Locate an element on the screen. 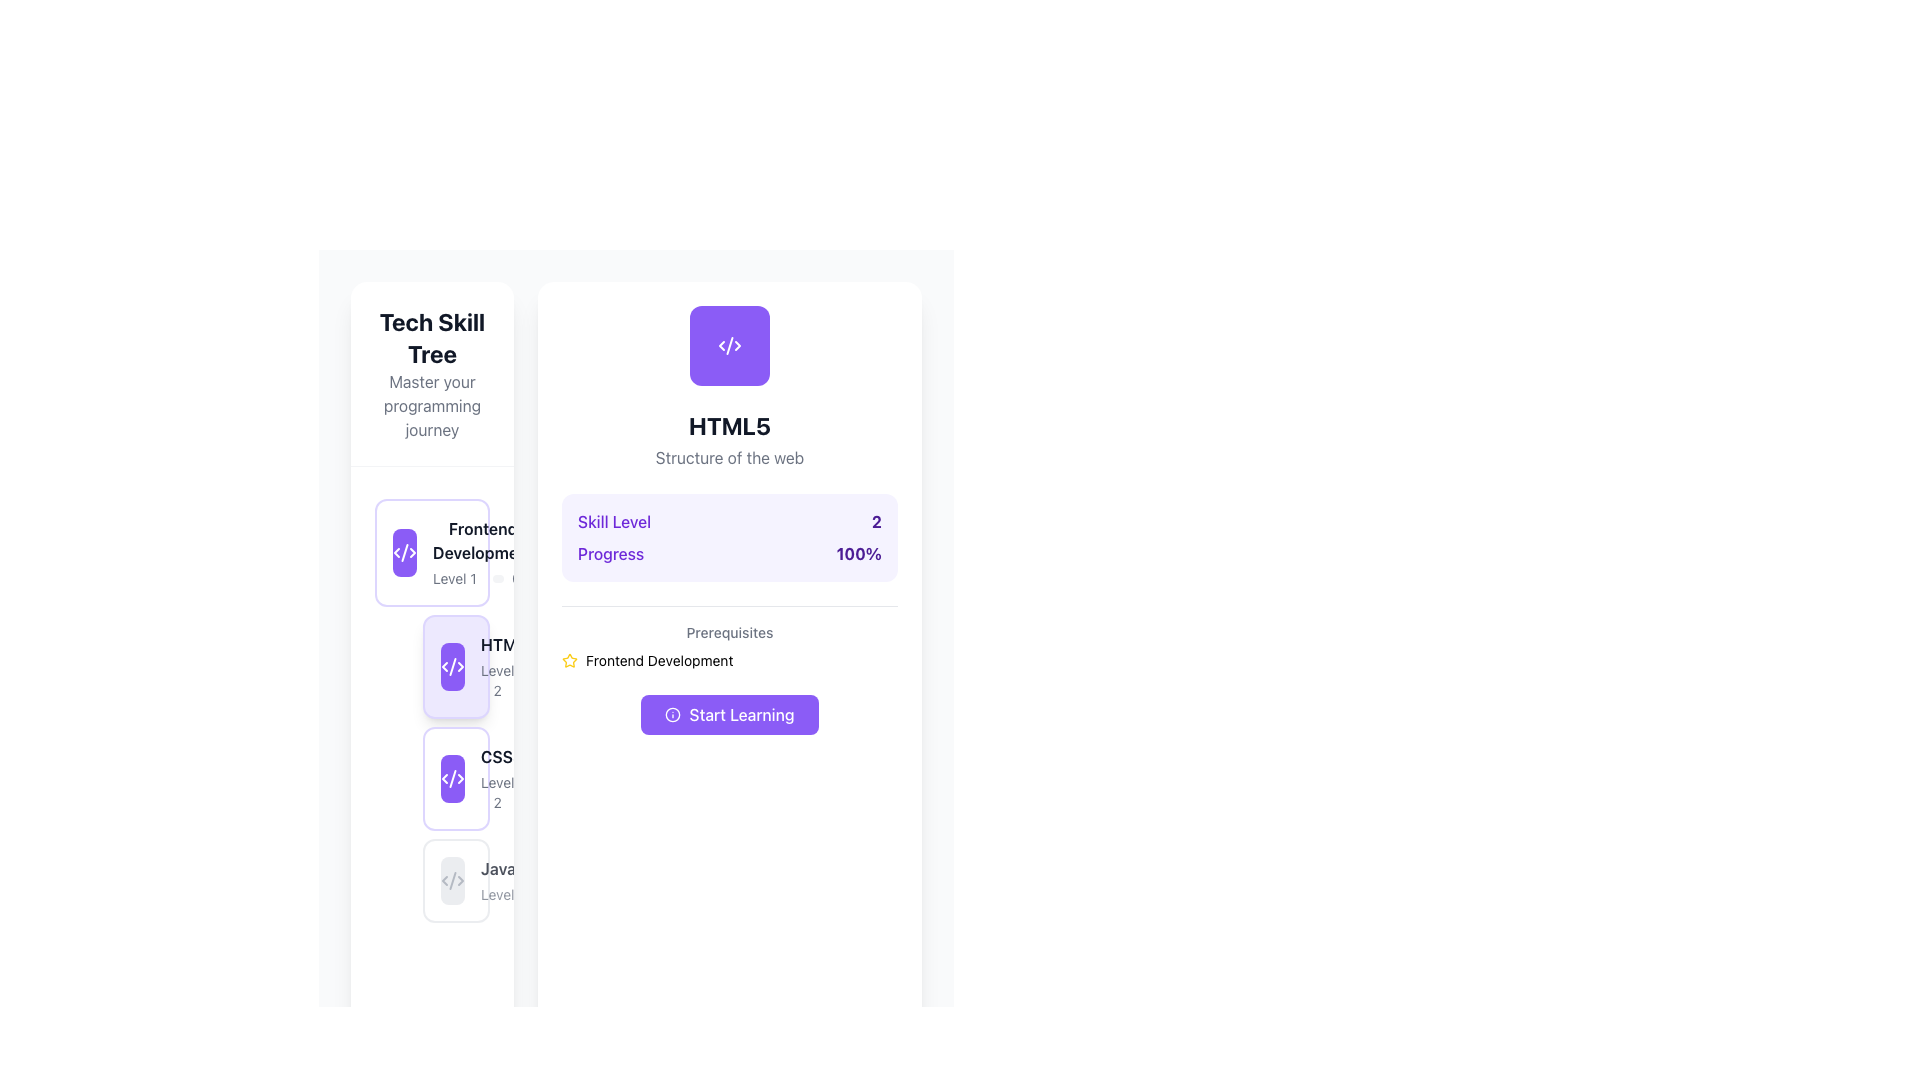 The width and height of the screenshot is (1920, 1080). the informational button with a code icon located in a light gray rounded rectangle at the bottom of the left sidebar, below the 'CSS3 Level' section is located at coordinates (431, 879).